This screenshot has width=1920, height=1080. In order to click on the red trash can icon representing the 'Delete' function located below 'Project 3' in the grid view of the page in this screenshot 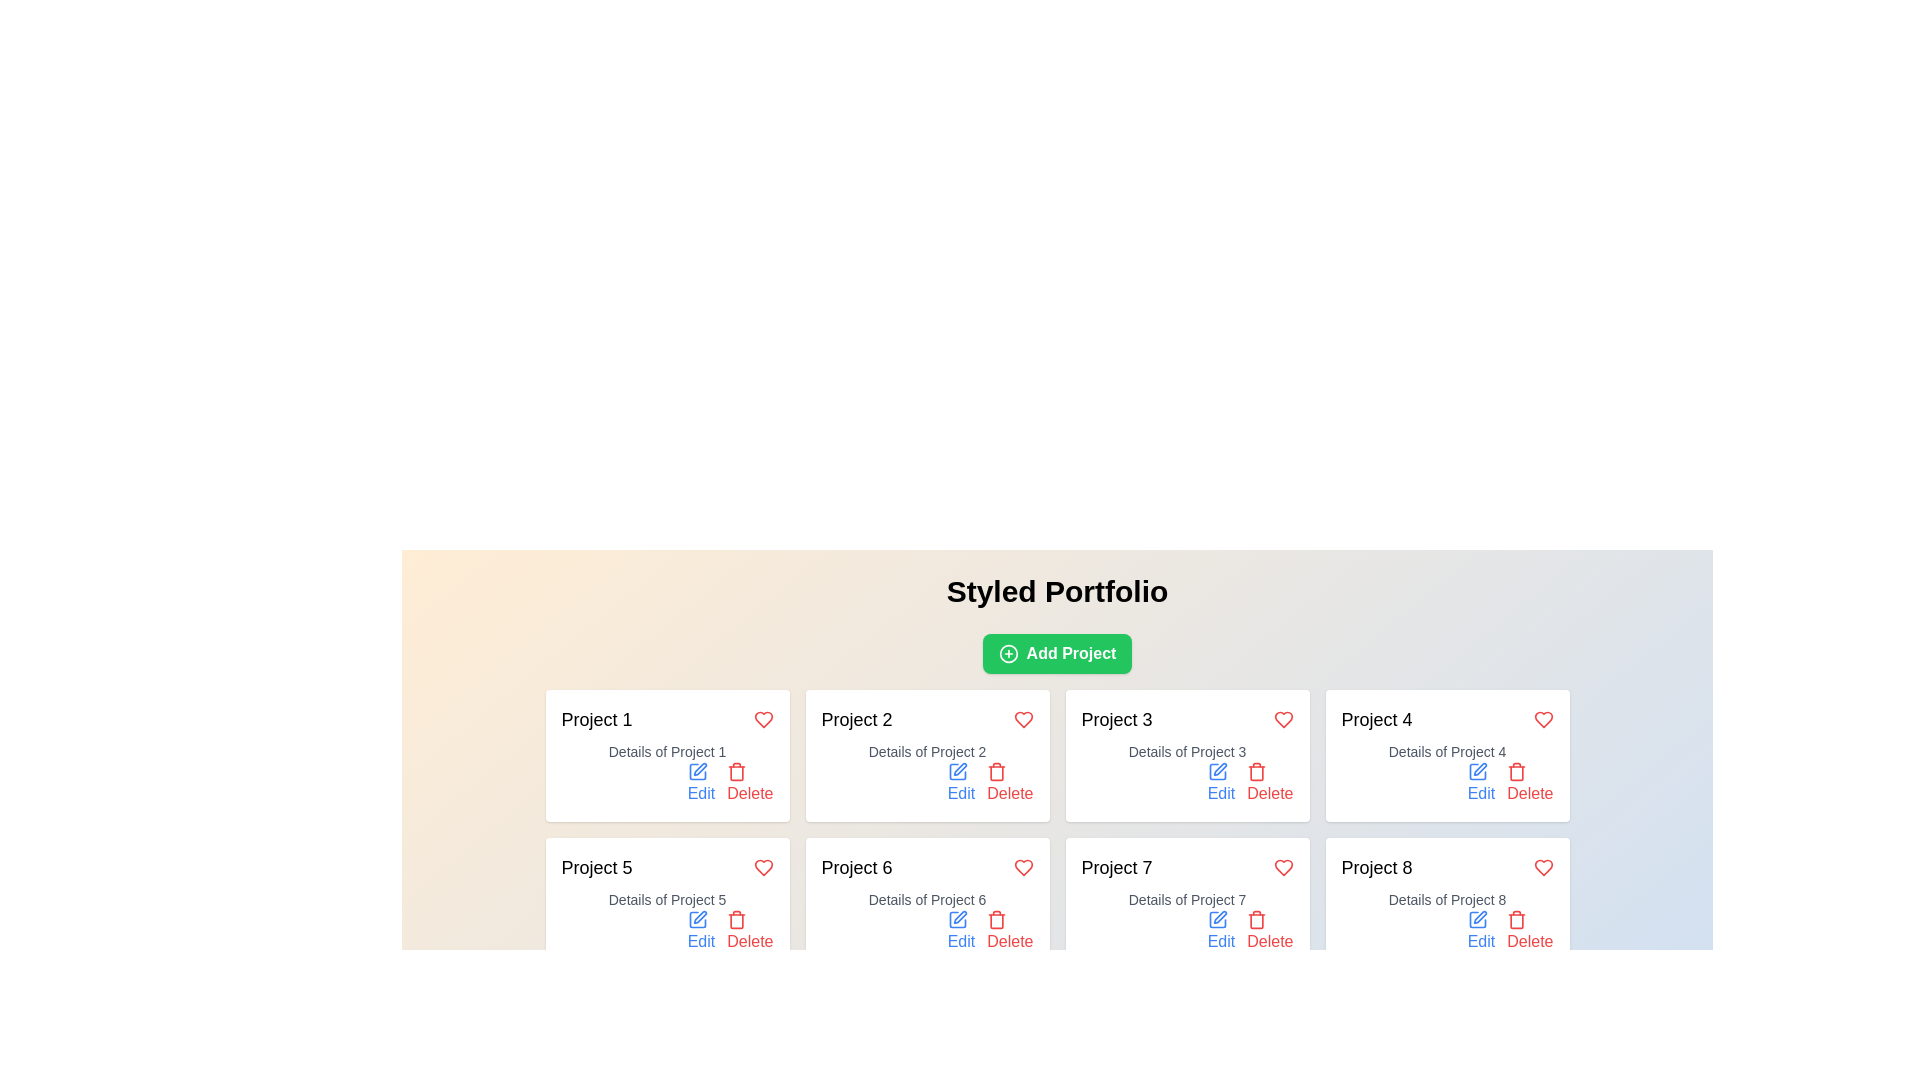, I will do `click(1256, 770)`.